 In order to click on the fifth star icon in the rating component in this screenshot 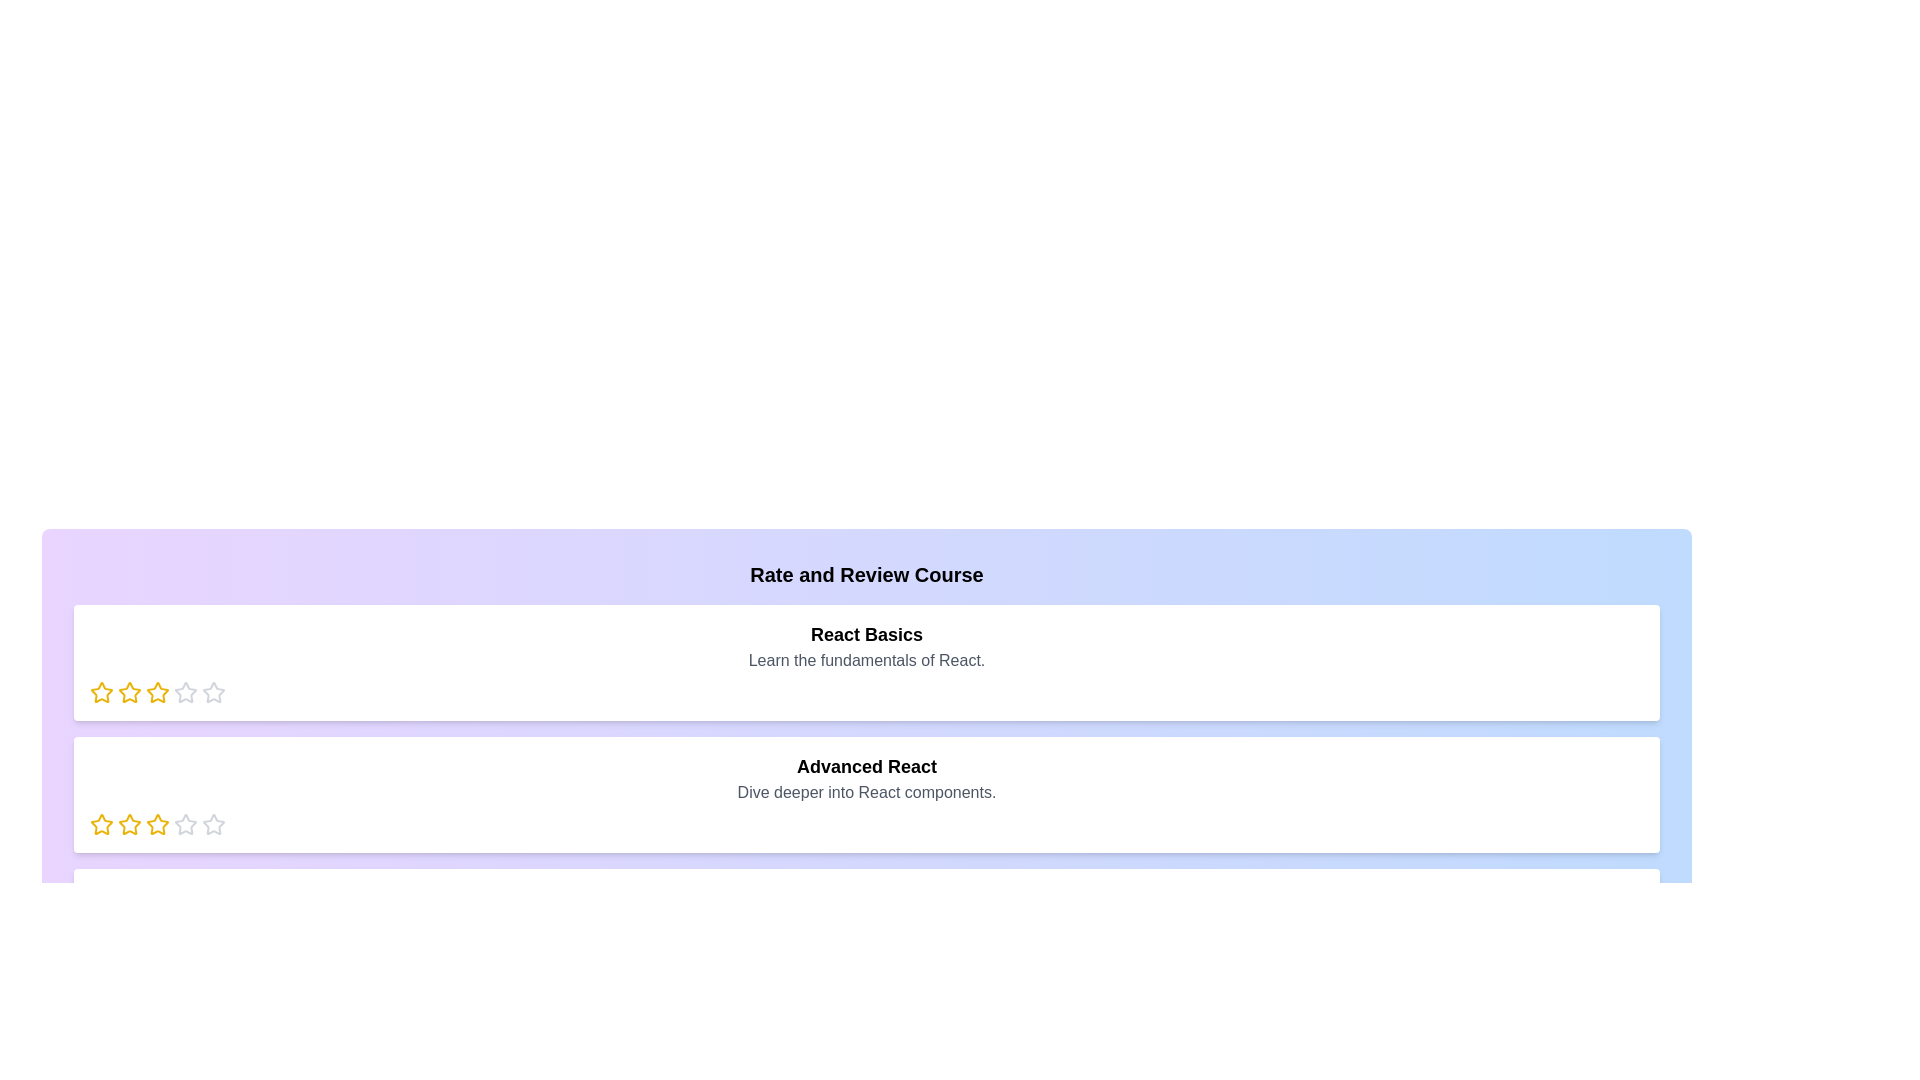, I will do `click(214, 692)`.